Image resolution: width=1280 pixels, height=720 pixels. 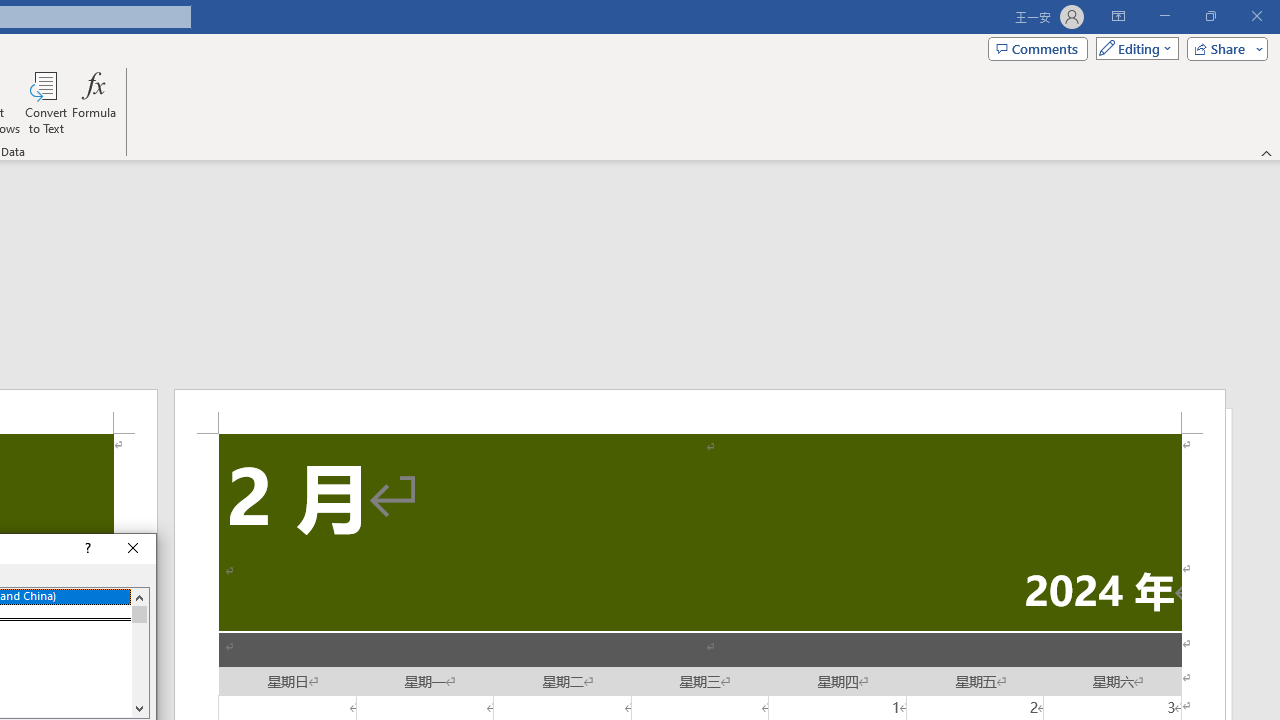 What do you see at coordinates (138, 596) in the screenshot?
I see `'Line up'` at bounding box center [138, 596].